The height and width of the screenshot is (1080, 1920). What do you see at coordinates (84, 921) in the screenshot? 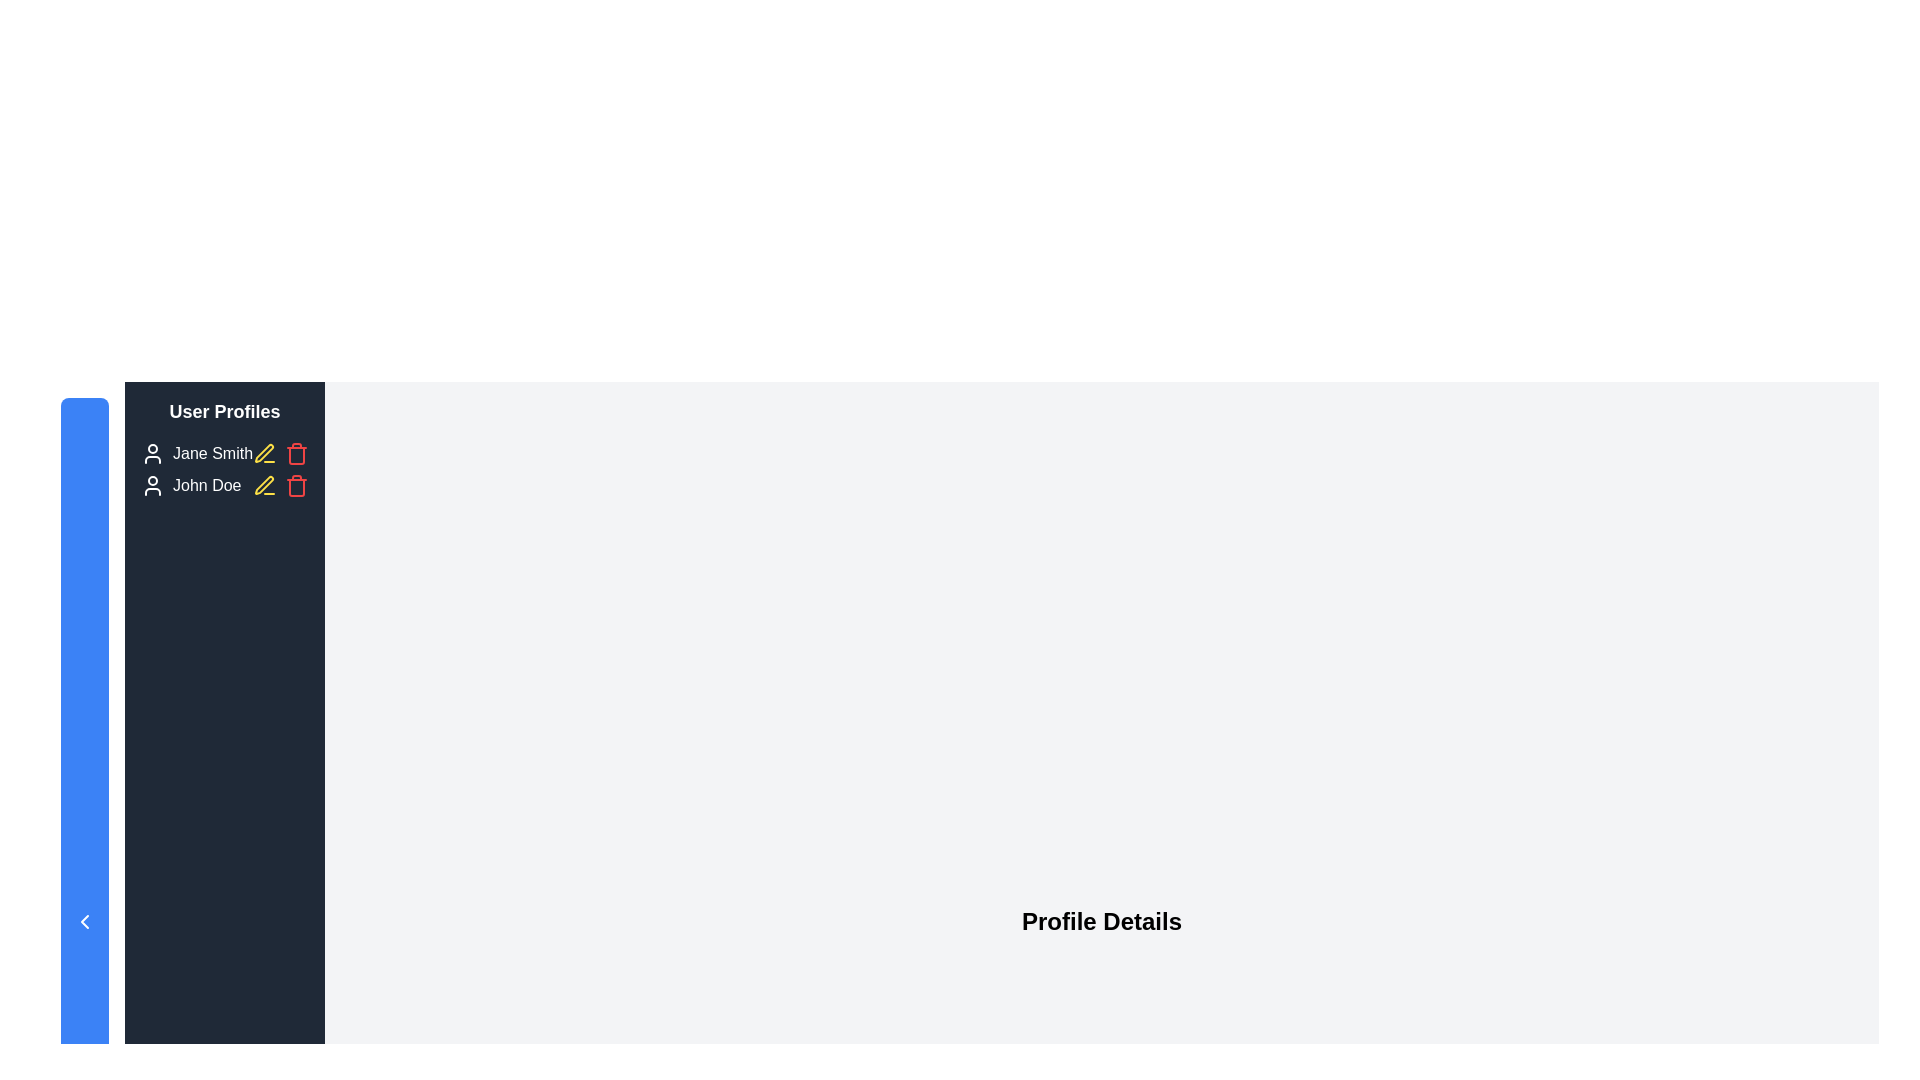
I see `the left chevron icon located in the left vertical blue panel near the bottom` at bounding box center [84, 921].